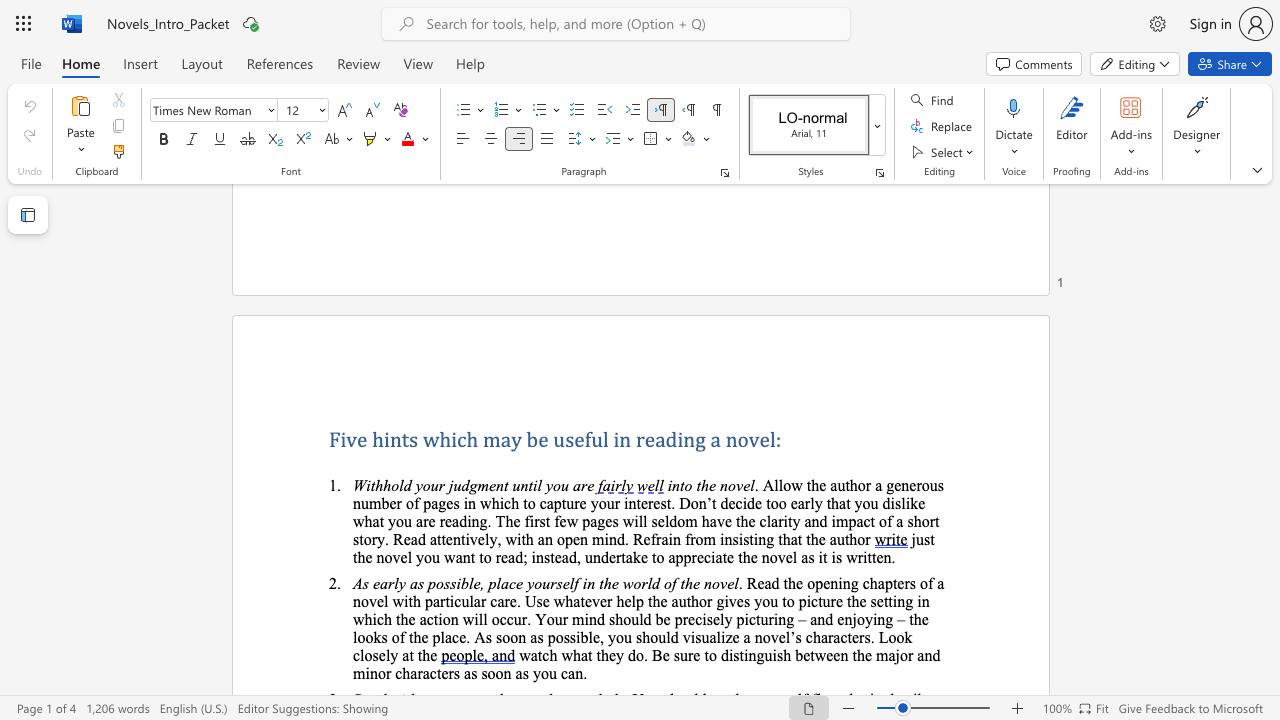 The image size is (1280, 720). I want to click on the subset text "urself in the world o" within the text "As early as possible, place yourself in the world of the novel", so click(542, 583).